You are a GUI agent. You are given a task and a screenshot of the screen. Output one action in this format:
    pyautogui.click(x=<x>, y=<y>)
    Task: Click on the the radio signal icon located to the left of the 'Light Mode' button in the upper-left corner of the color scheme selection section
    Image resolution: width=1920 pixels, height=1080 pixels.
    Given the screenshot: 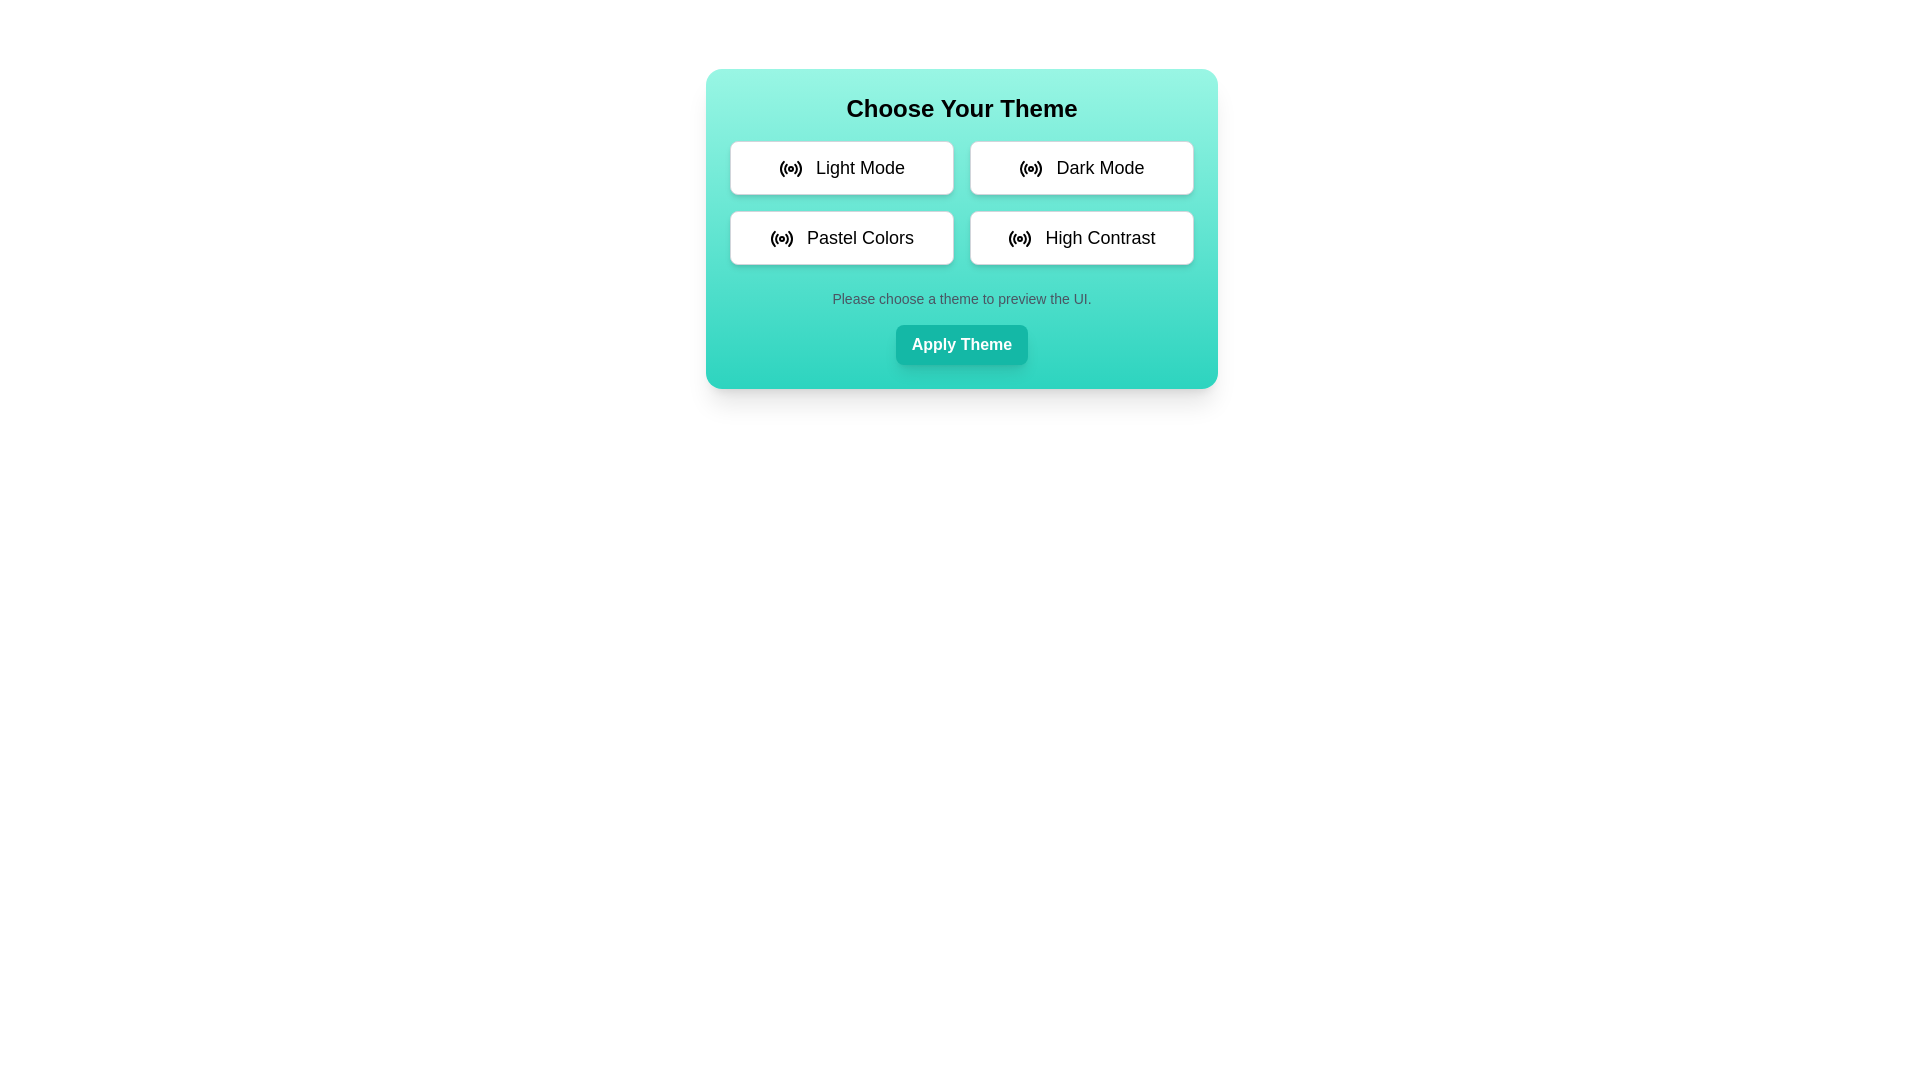 What is the action you would take?
    pyautogui.click(x=790, y=168)
    